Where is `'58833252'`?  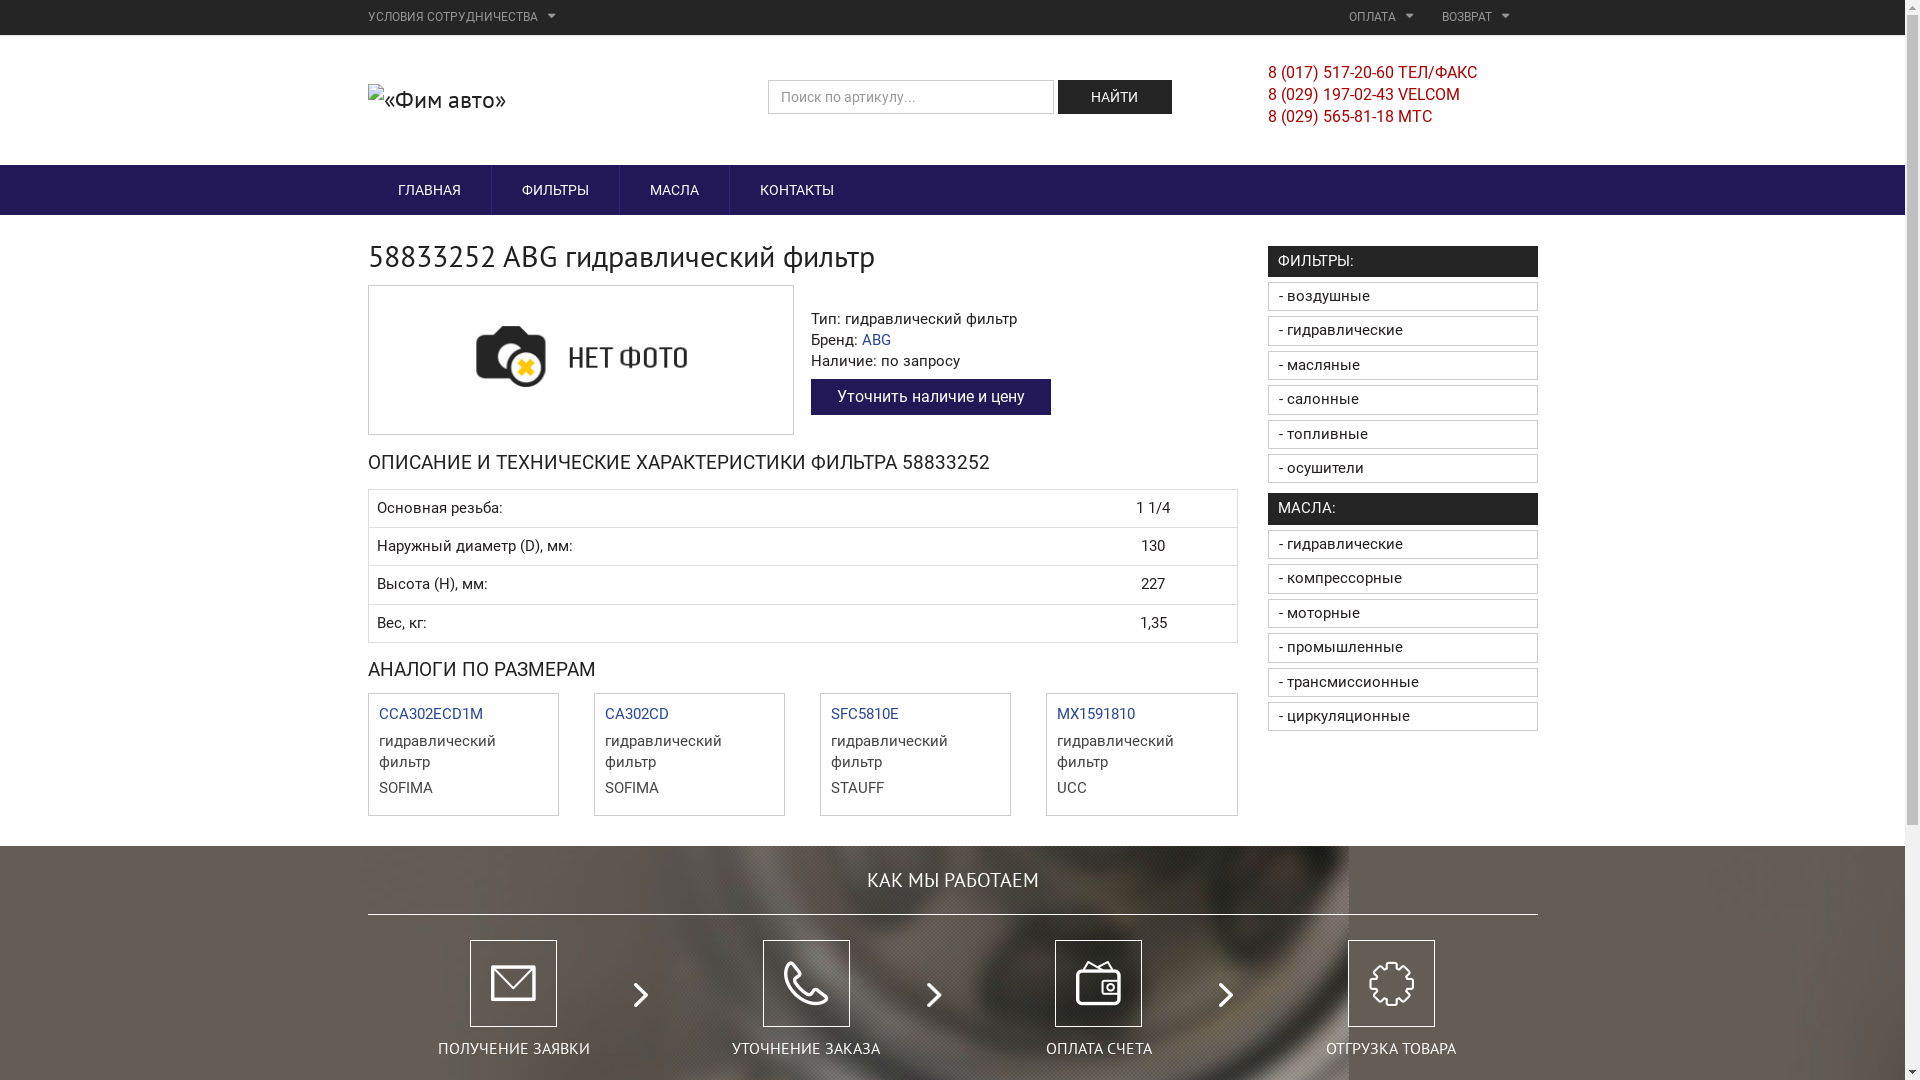 '58833252' is located at coordinates (579, 356).